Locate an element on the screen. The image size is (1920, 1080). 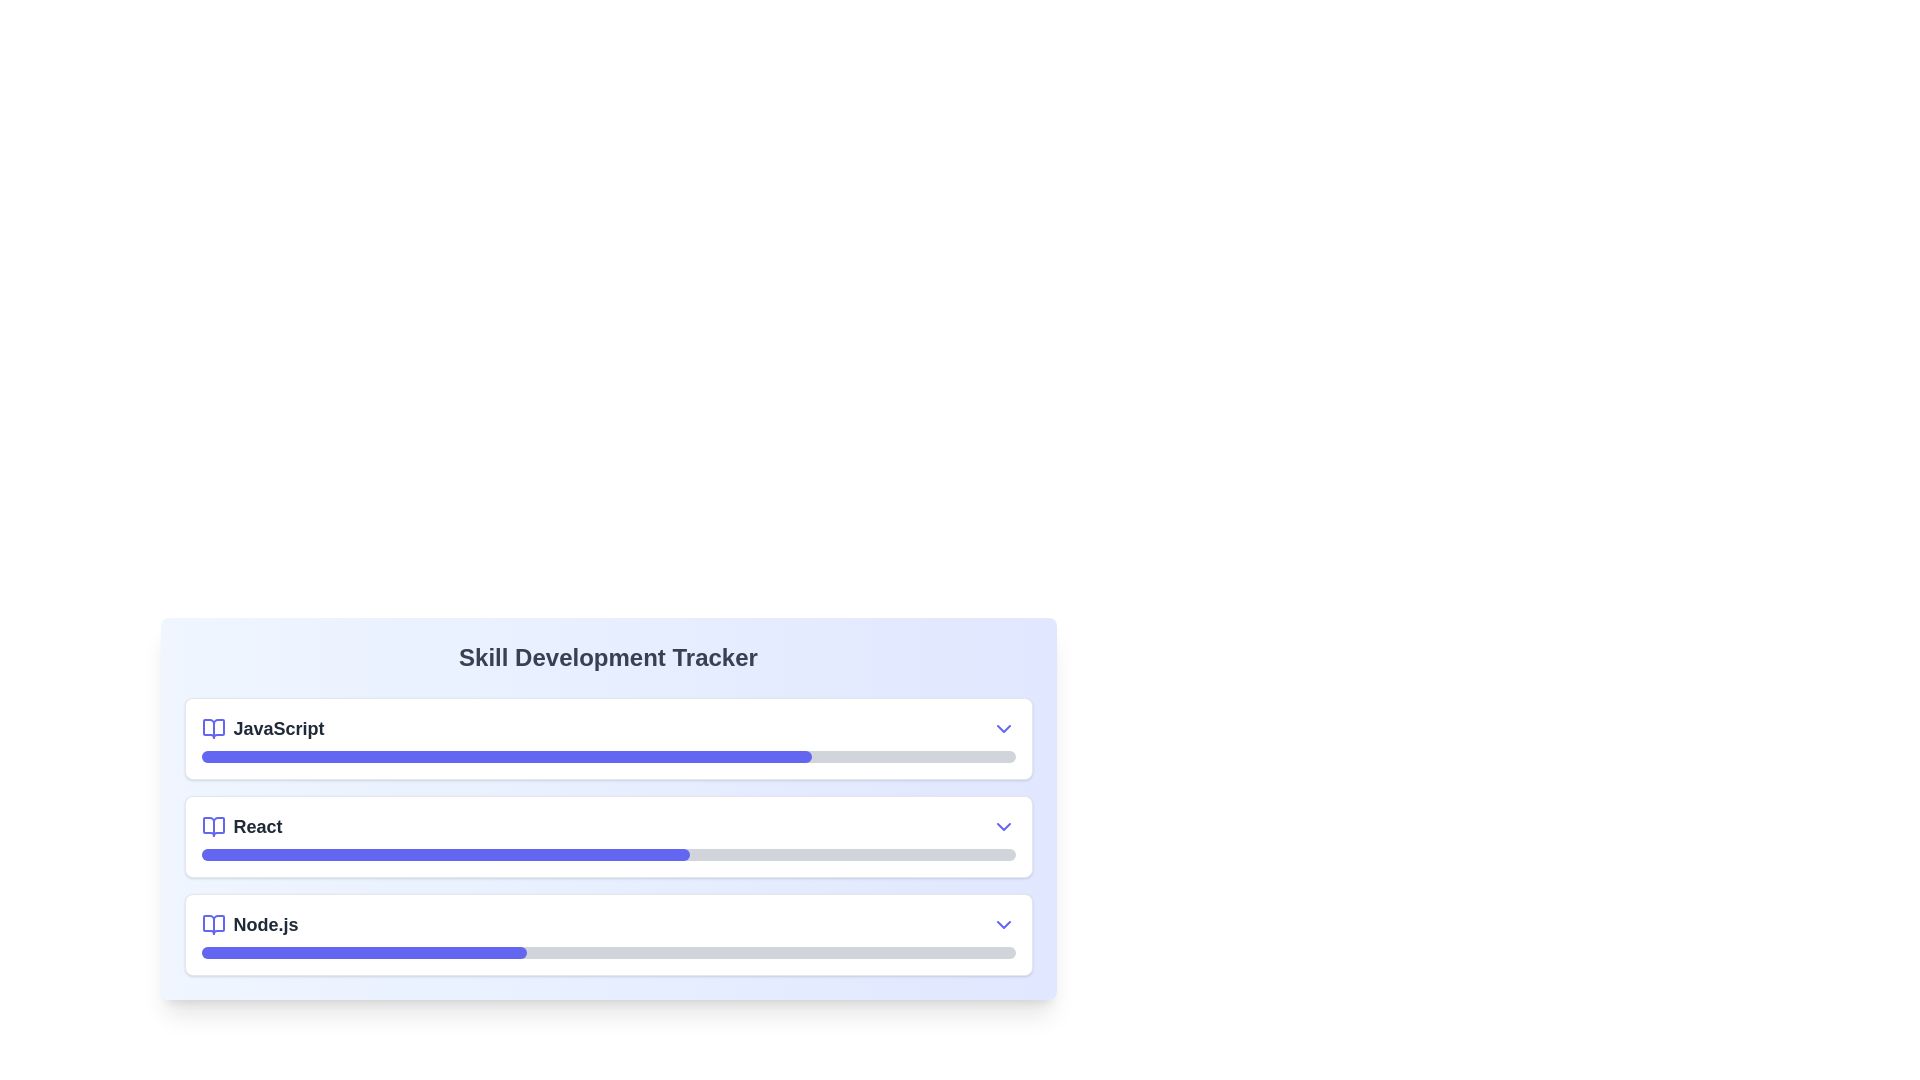
the Progress bar representing the user's proficiency level in 'React' within the 'Skill Development Tracker' card is located at coordinates (607, 837).